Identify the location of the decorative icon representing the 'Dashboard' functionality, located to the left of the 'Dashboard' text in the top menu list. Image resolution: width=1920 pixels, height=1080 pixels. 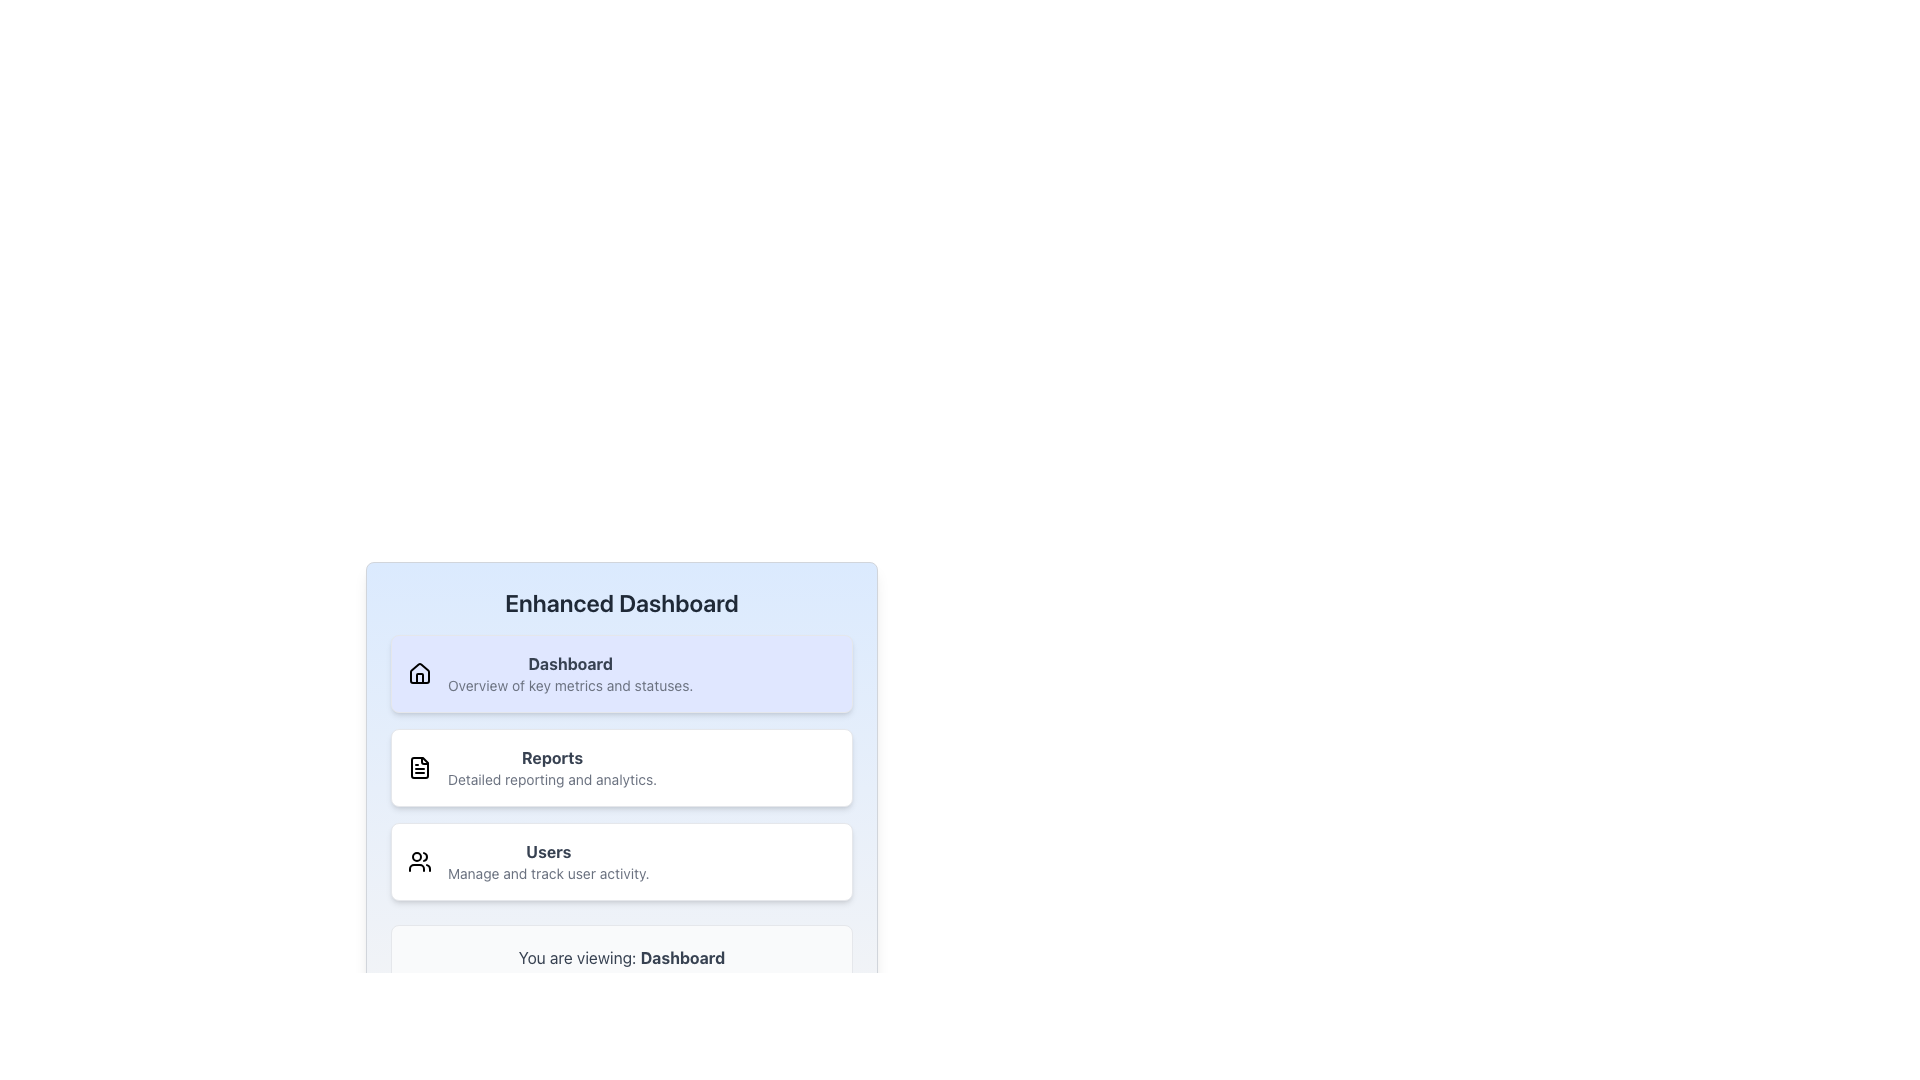
(419, 672).